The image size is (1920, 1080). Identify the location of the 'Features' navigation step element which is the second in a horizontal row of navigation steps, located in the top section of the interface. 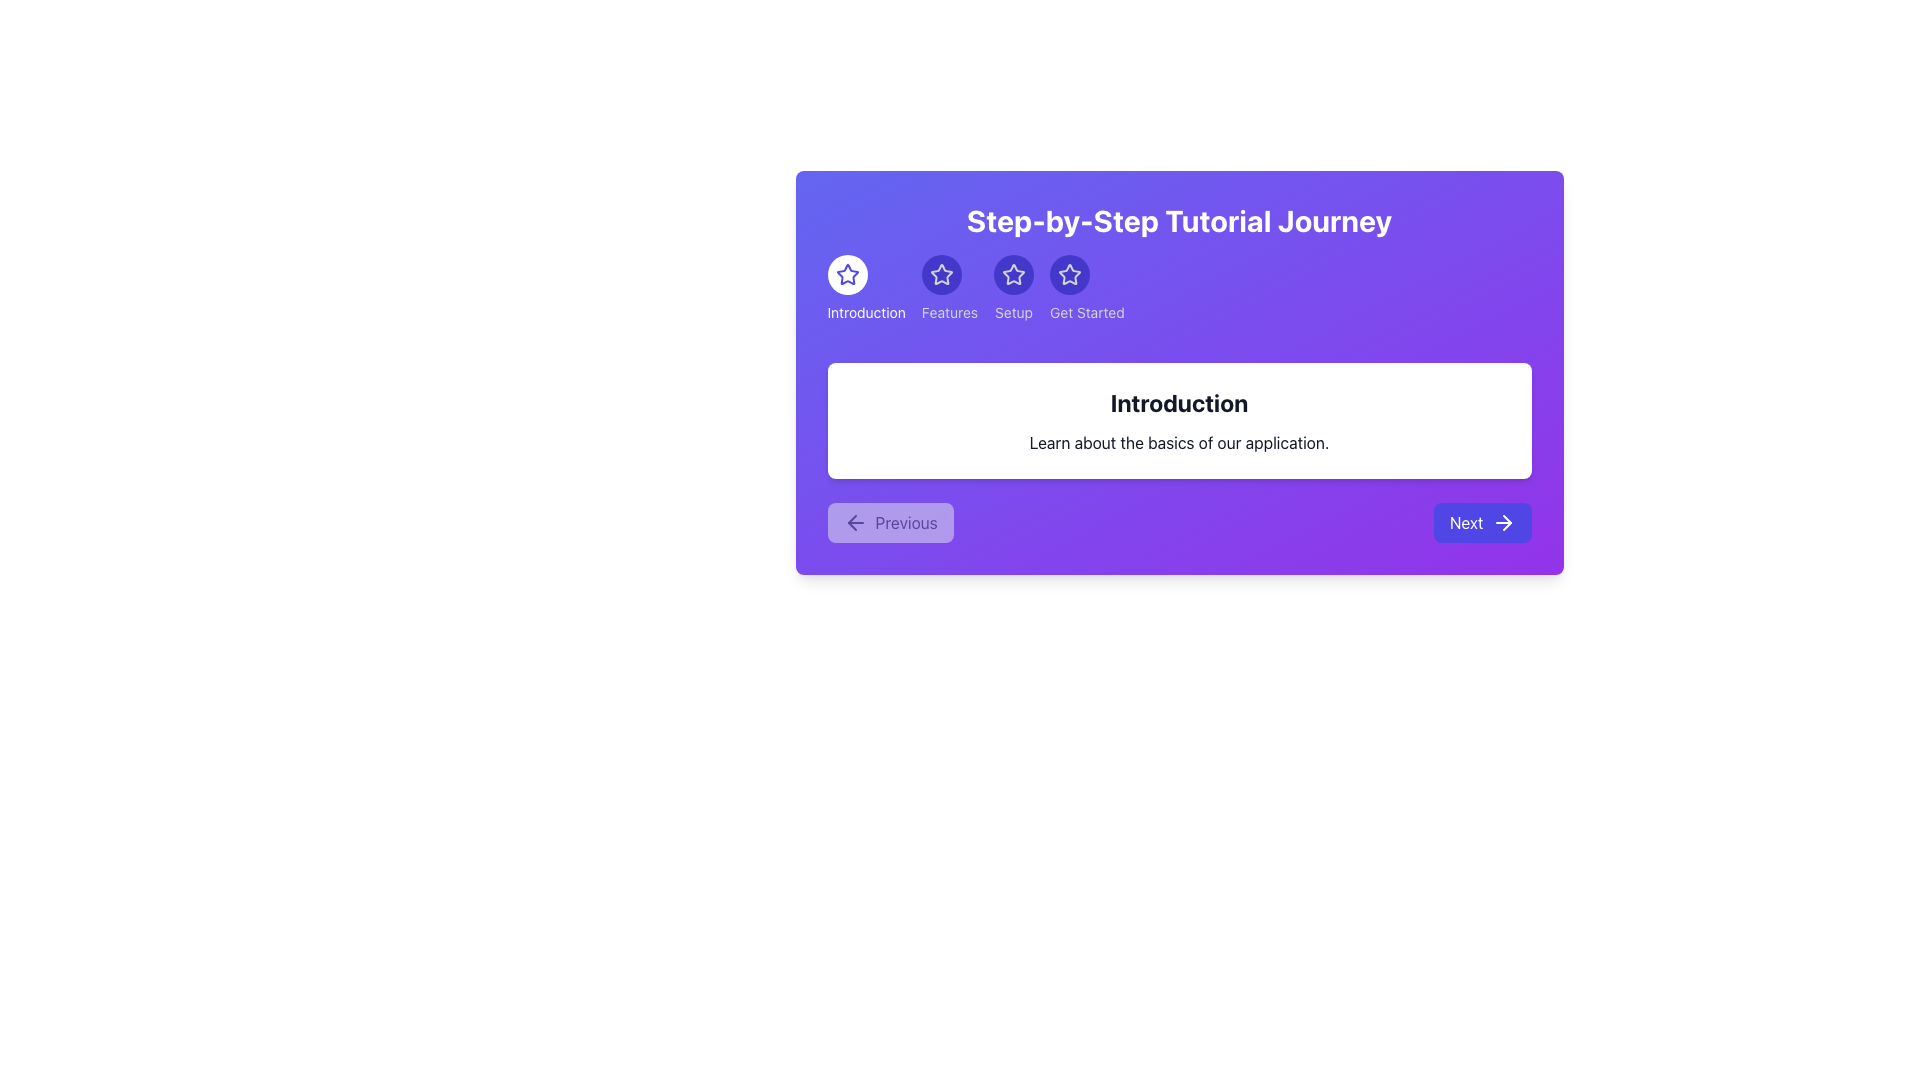
(949, 289).